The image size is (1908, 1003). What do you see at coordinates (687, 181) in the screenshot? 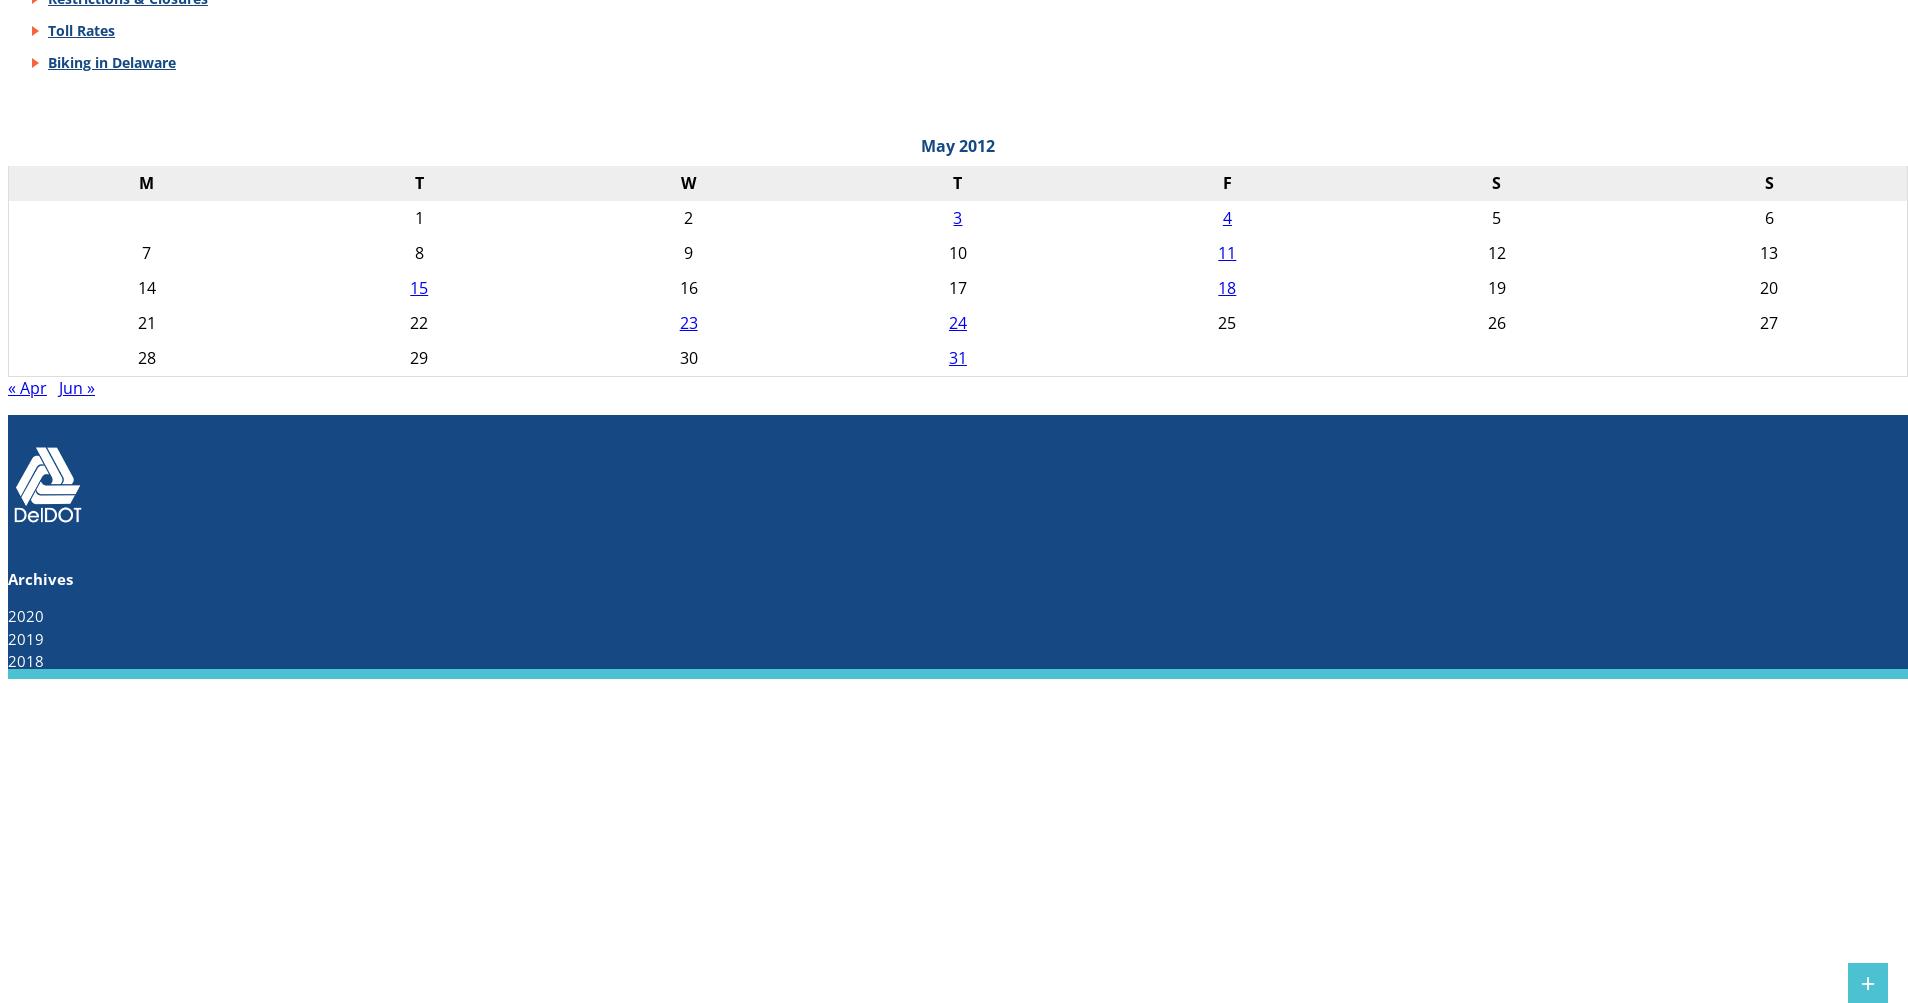
I see `'W'` at bounding box center [687, 181].